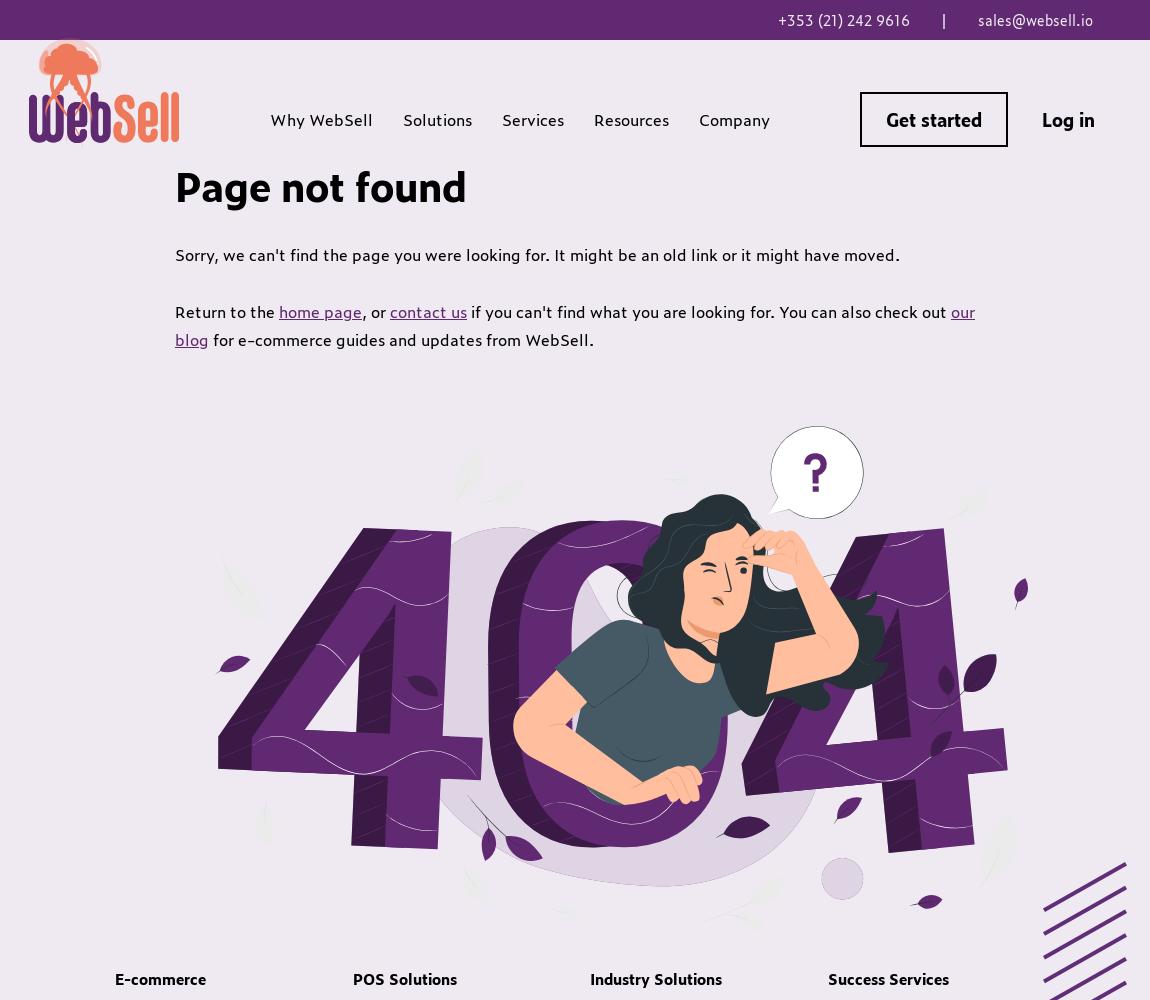 The height and width of the screenshot is (1000, 1150). What do you see at coordinates (389, 311) in the screenshot?
I see `'contact us'` at bounding box center [389, 311].